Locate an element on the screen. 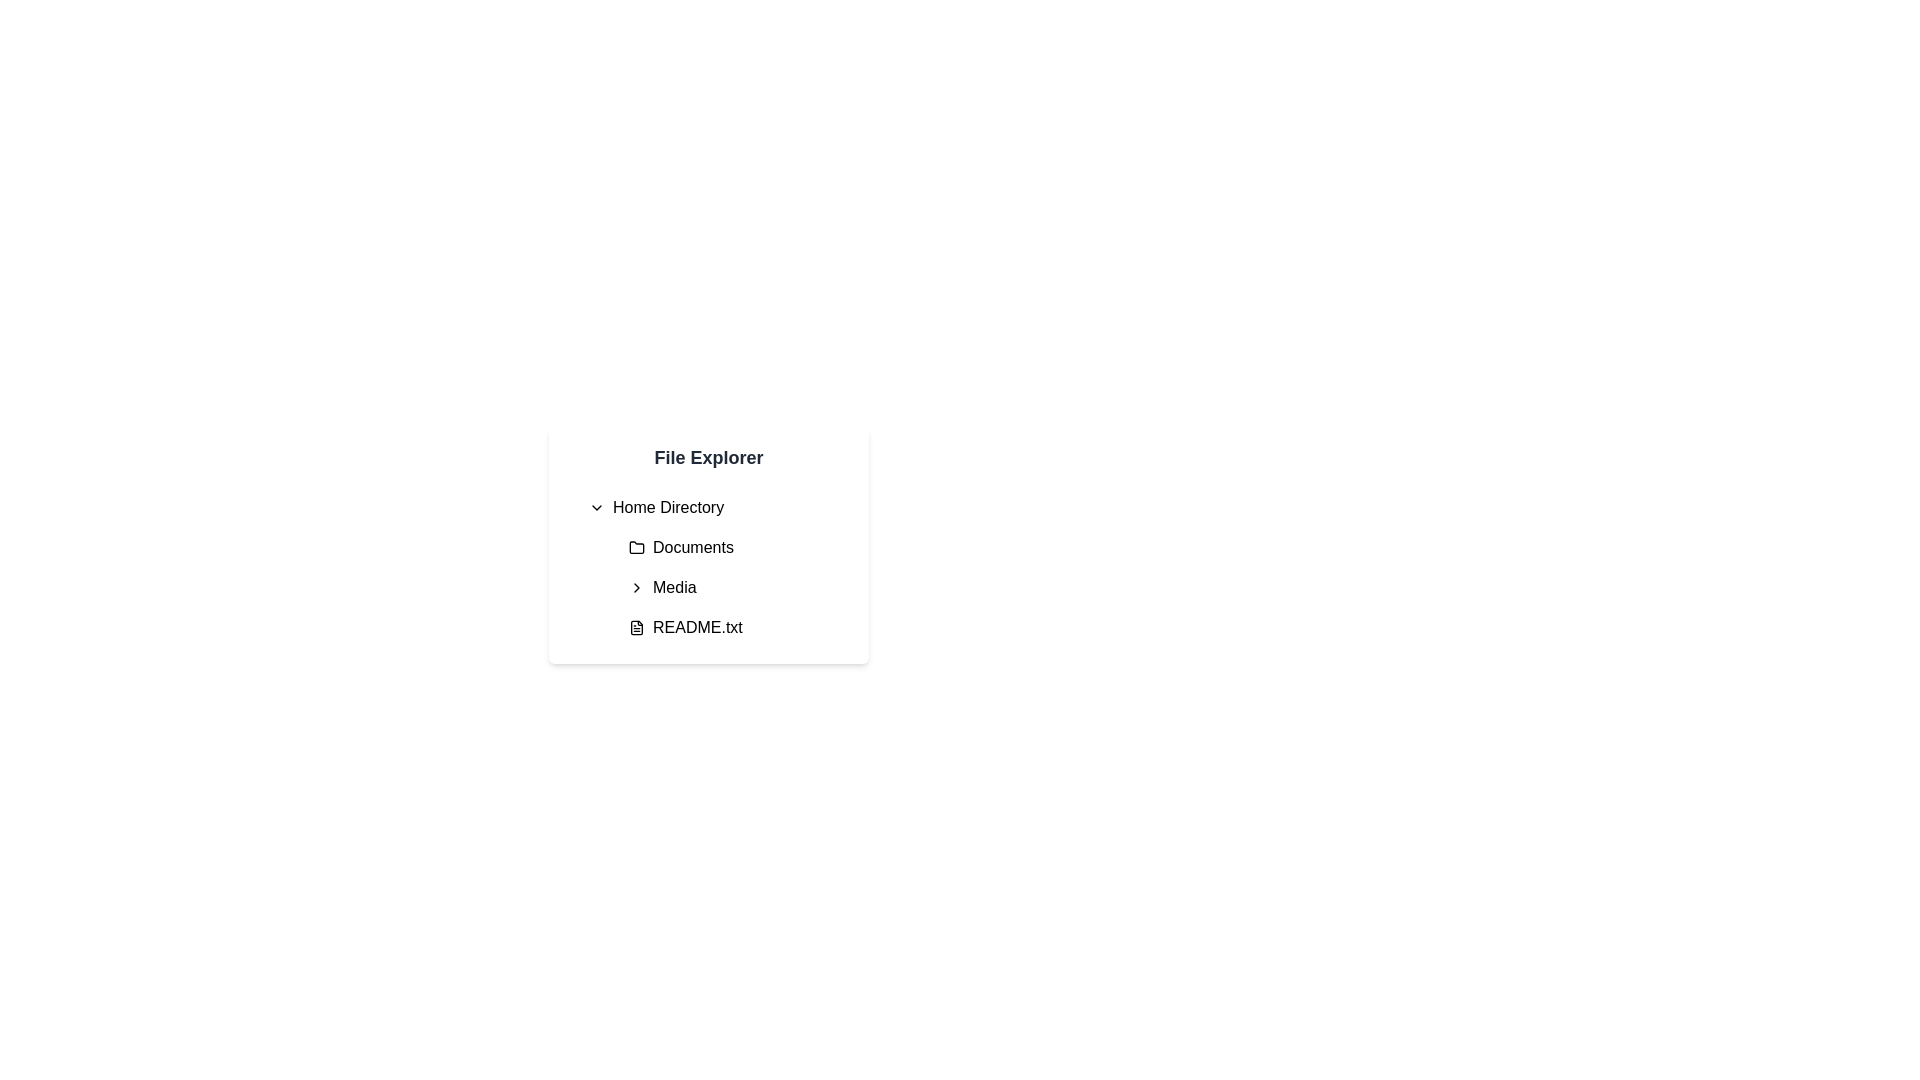  the icon located to the immediate left of the 'Home Directory' text label is located at coordinates (595, 507).